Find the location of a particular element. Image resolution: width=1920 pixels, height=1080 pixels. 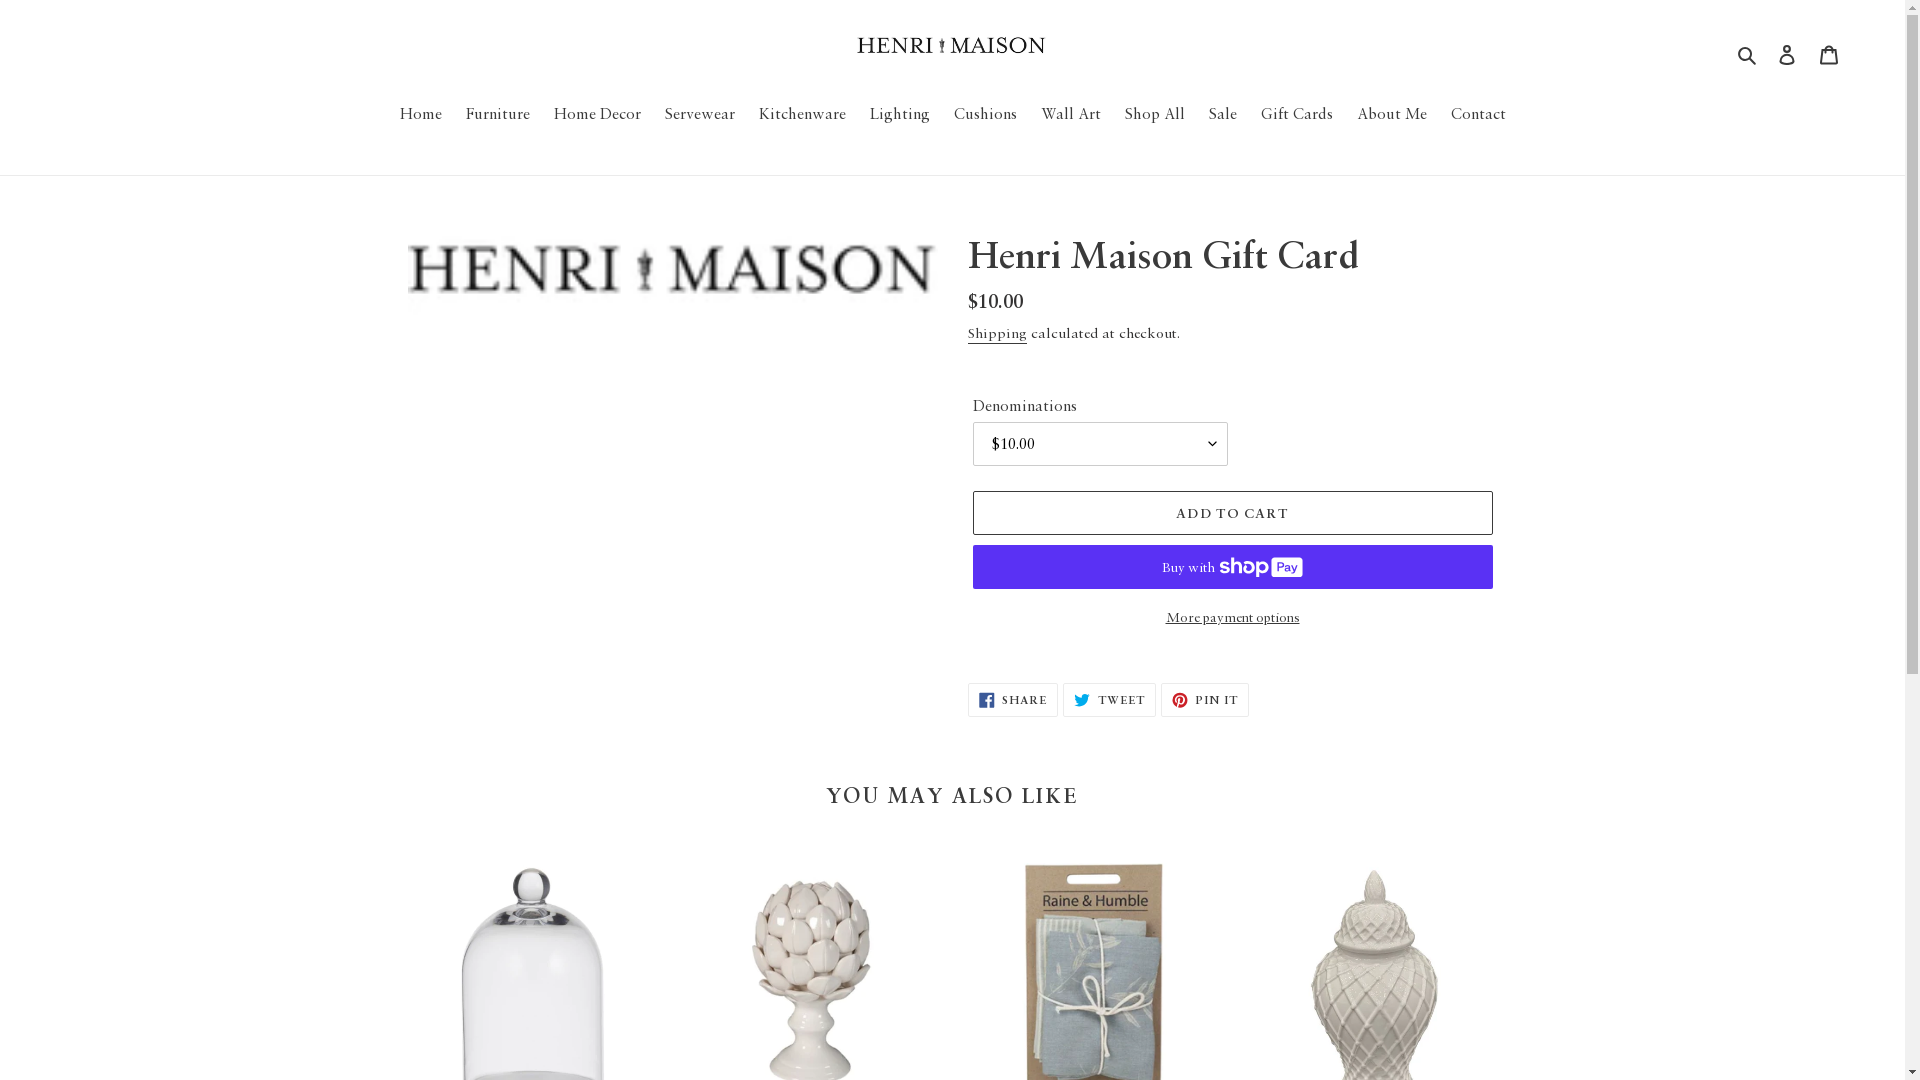

'ADD TO CART' is located at coordinates (1231, 512).